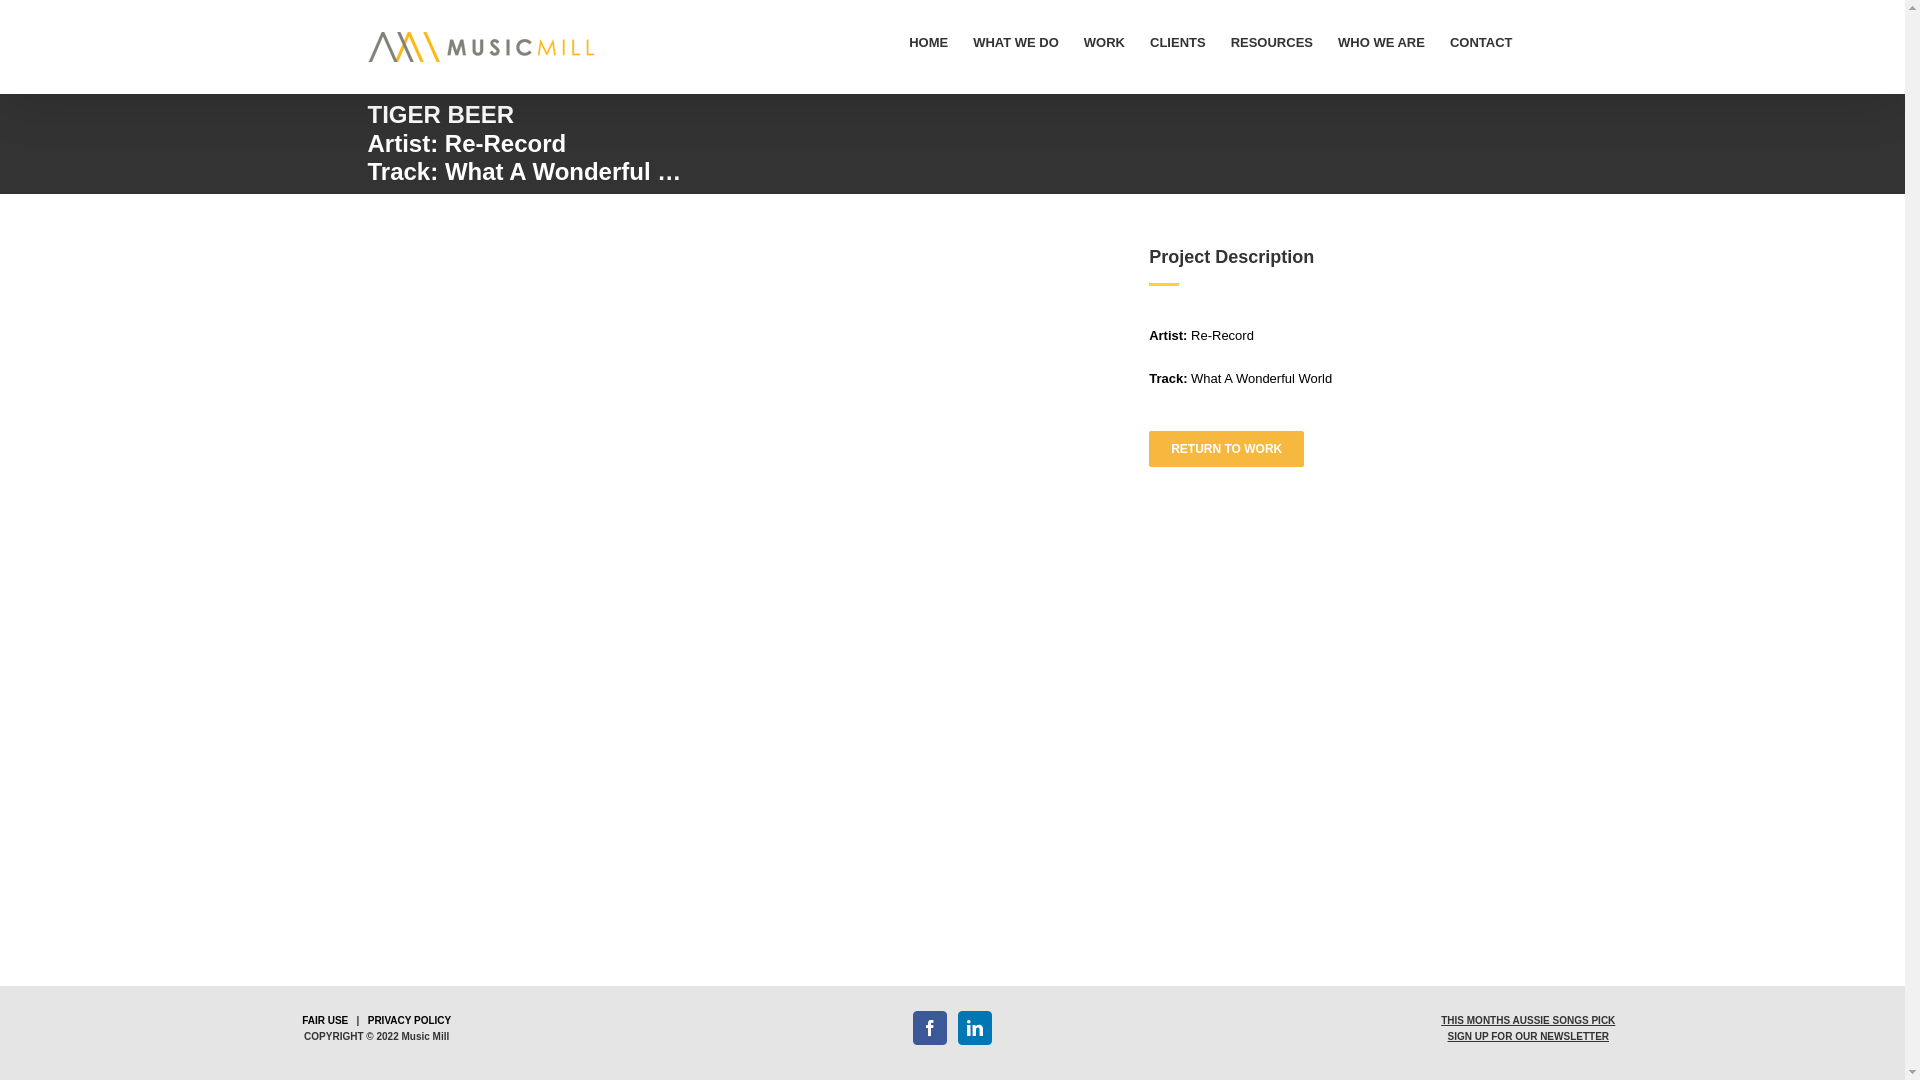 This screenshot has width=1920, height=1080. What do you see at coordinates (1380, 42) in the screenshot?
I see `'WHO WE ARE'` at bounding box center [1380, 42].